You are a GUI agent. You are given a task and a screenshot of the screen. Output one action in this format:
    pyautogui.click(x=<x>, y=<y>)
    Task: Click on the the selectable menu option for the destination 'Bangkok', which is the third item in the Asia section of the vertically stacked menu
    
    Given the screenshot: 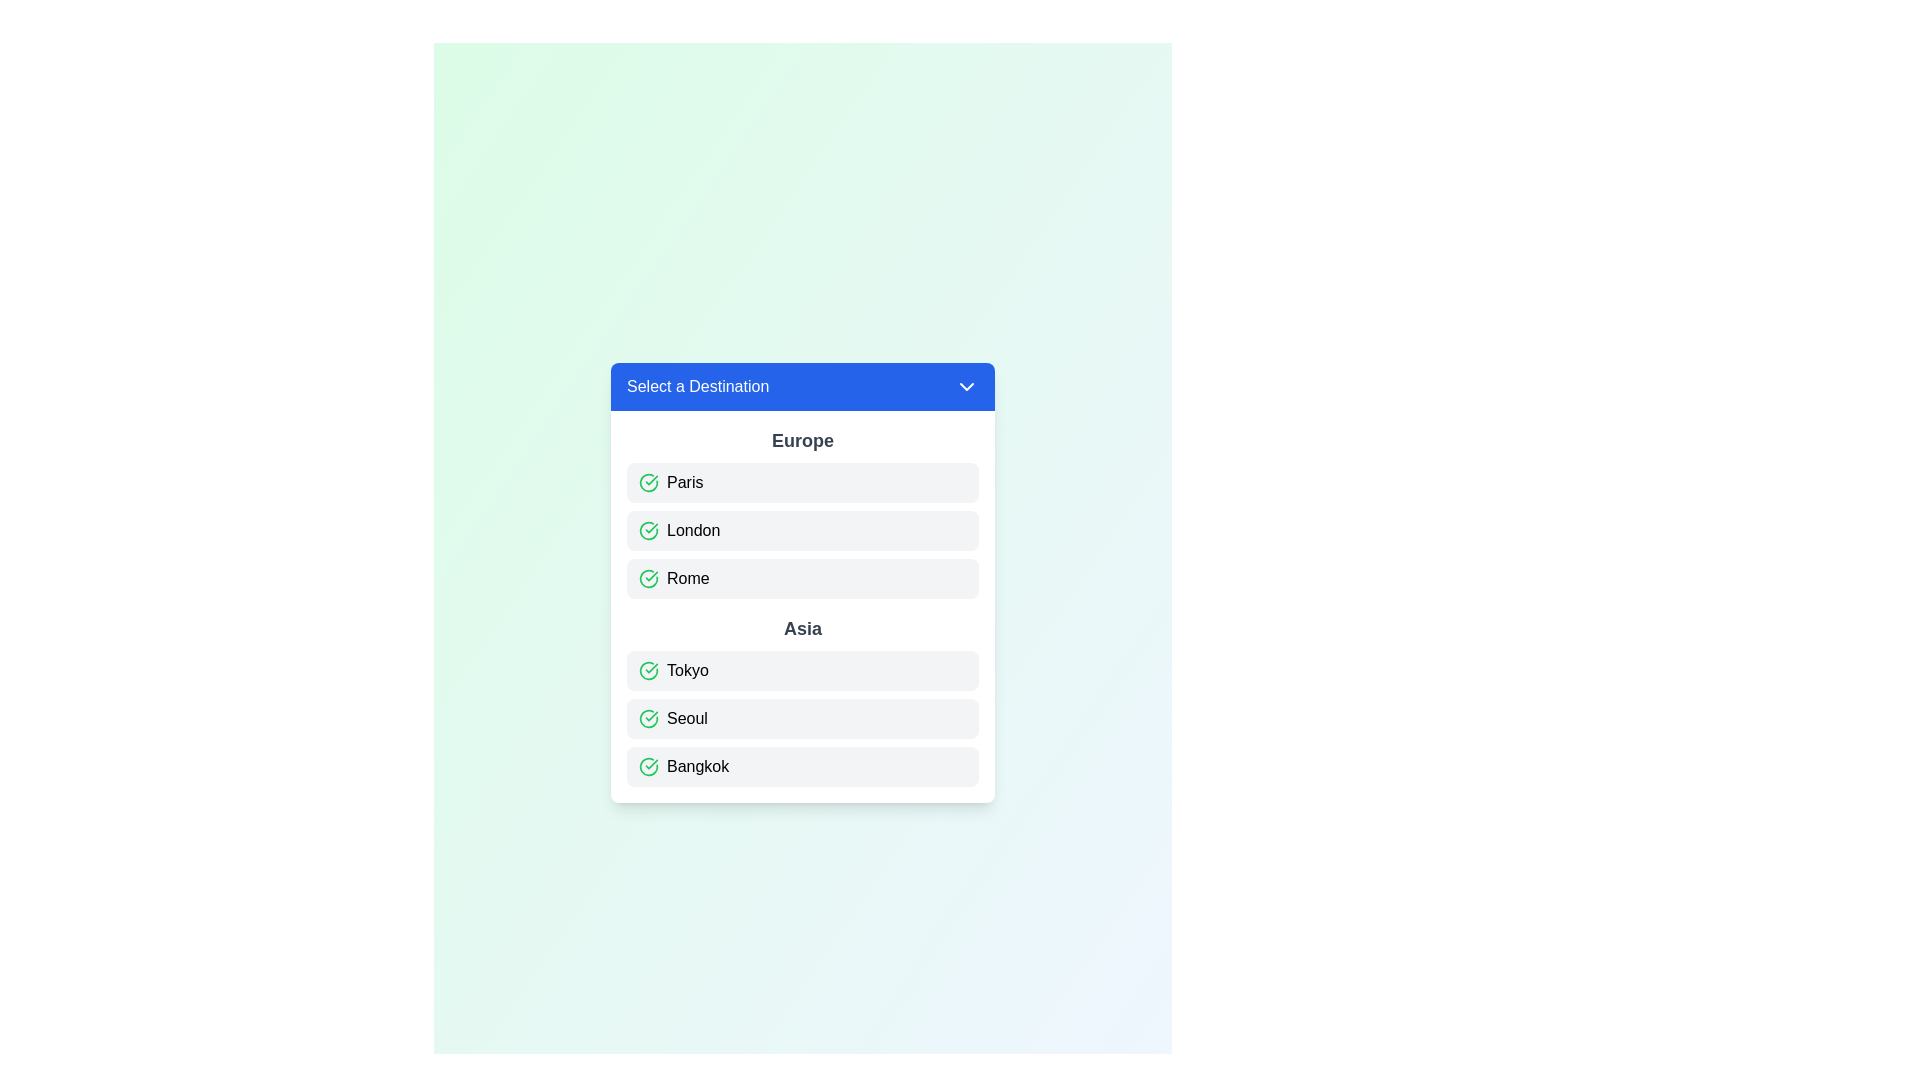 What is the action you would take?
    pyautogui.click(x=802, y=766)
    